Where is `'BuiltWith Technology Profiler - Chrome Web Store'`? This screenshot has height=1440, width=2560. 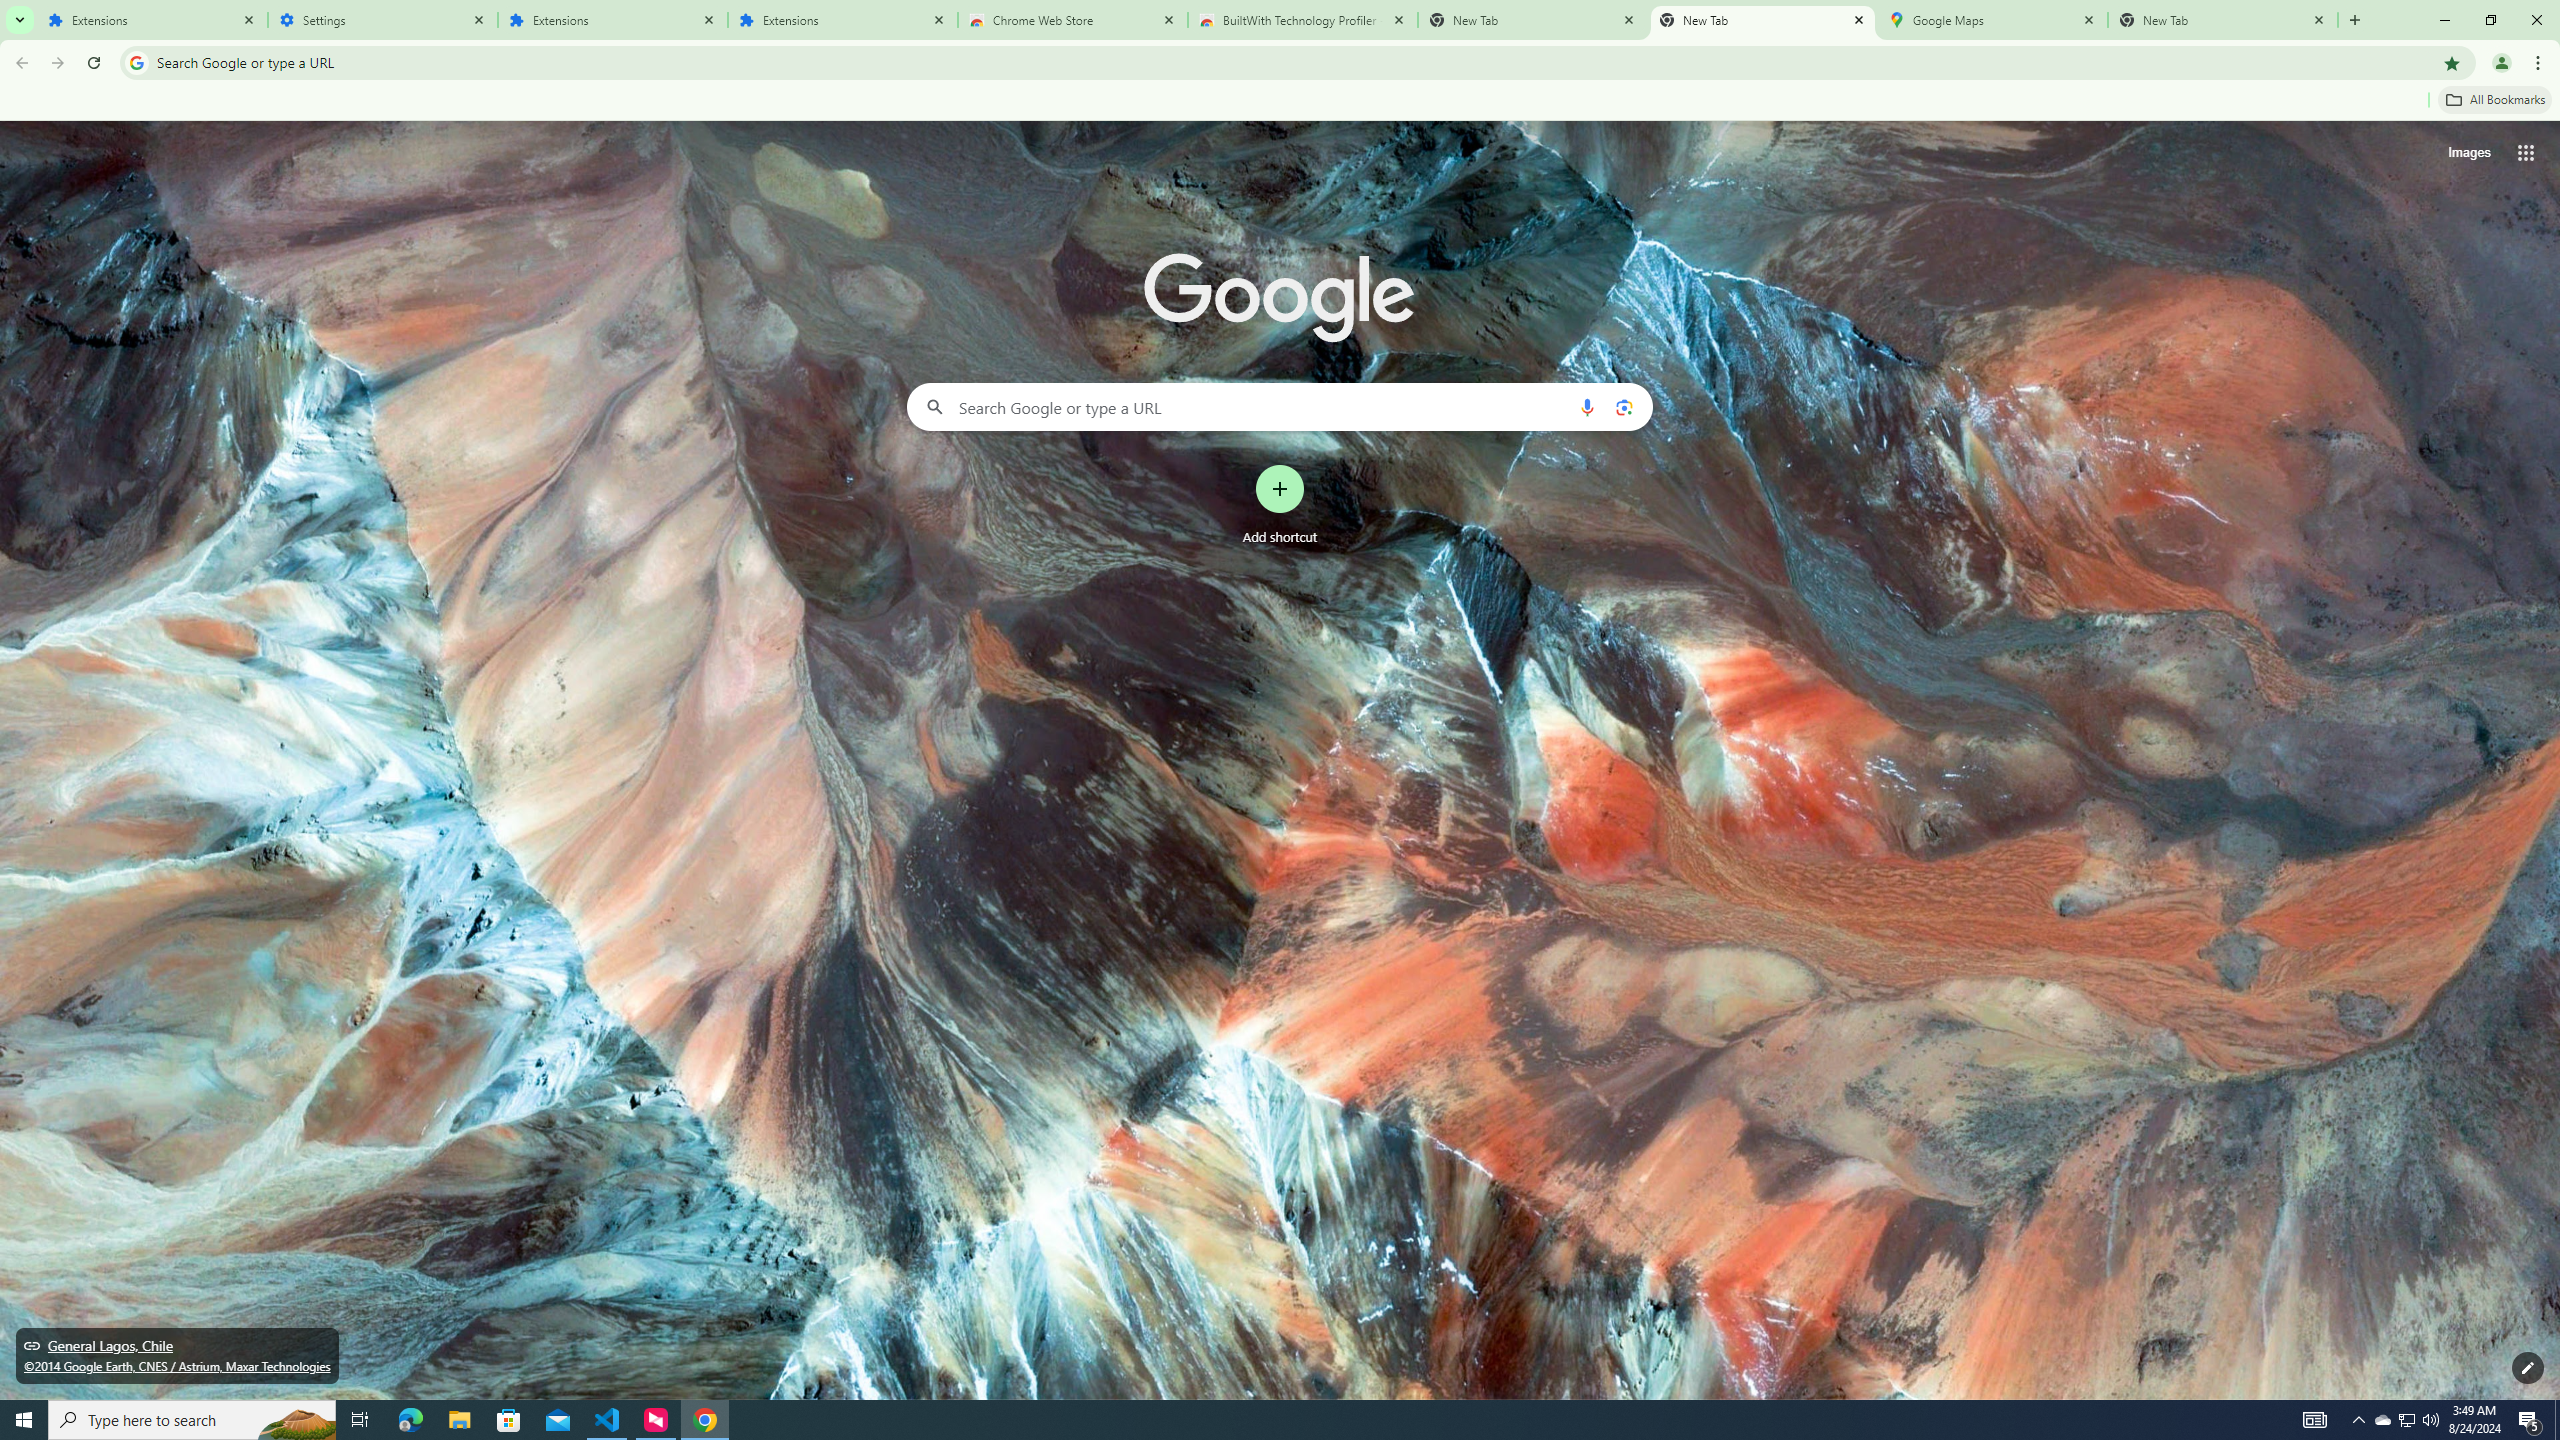
'BuiltWith Technology Profiler - Chrome Web Store' is located at coordinates (1303, 19).